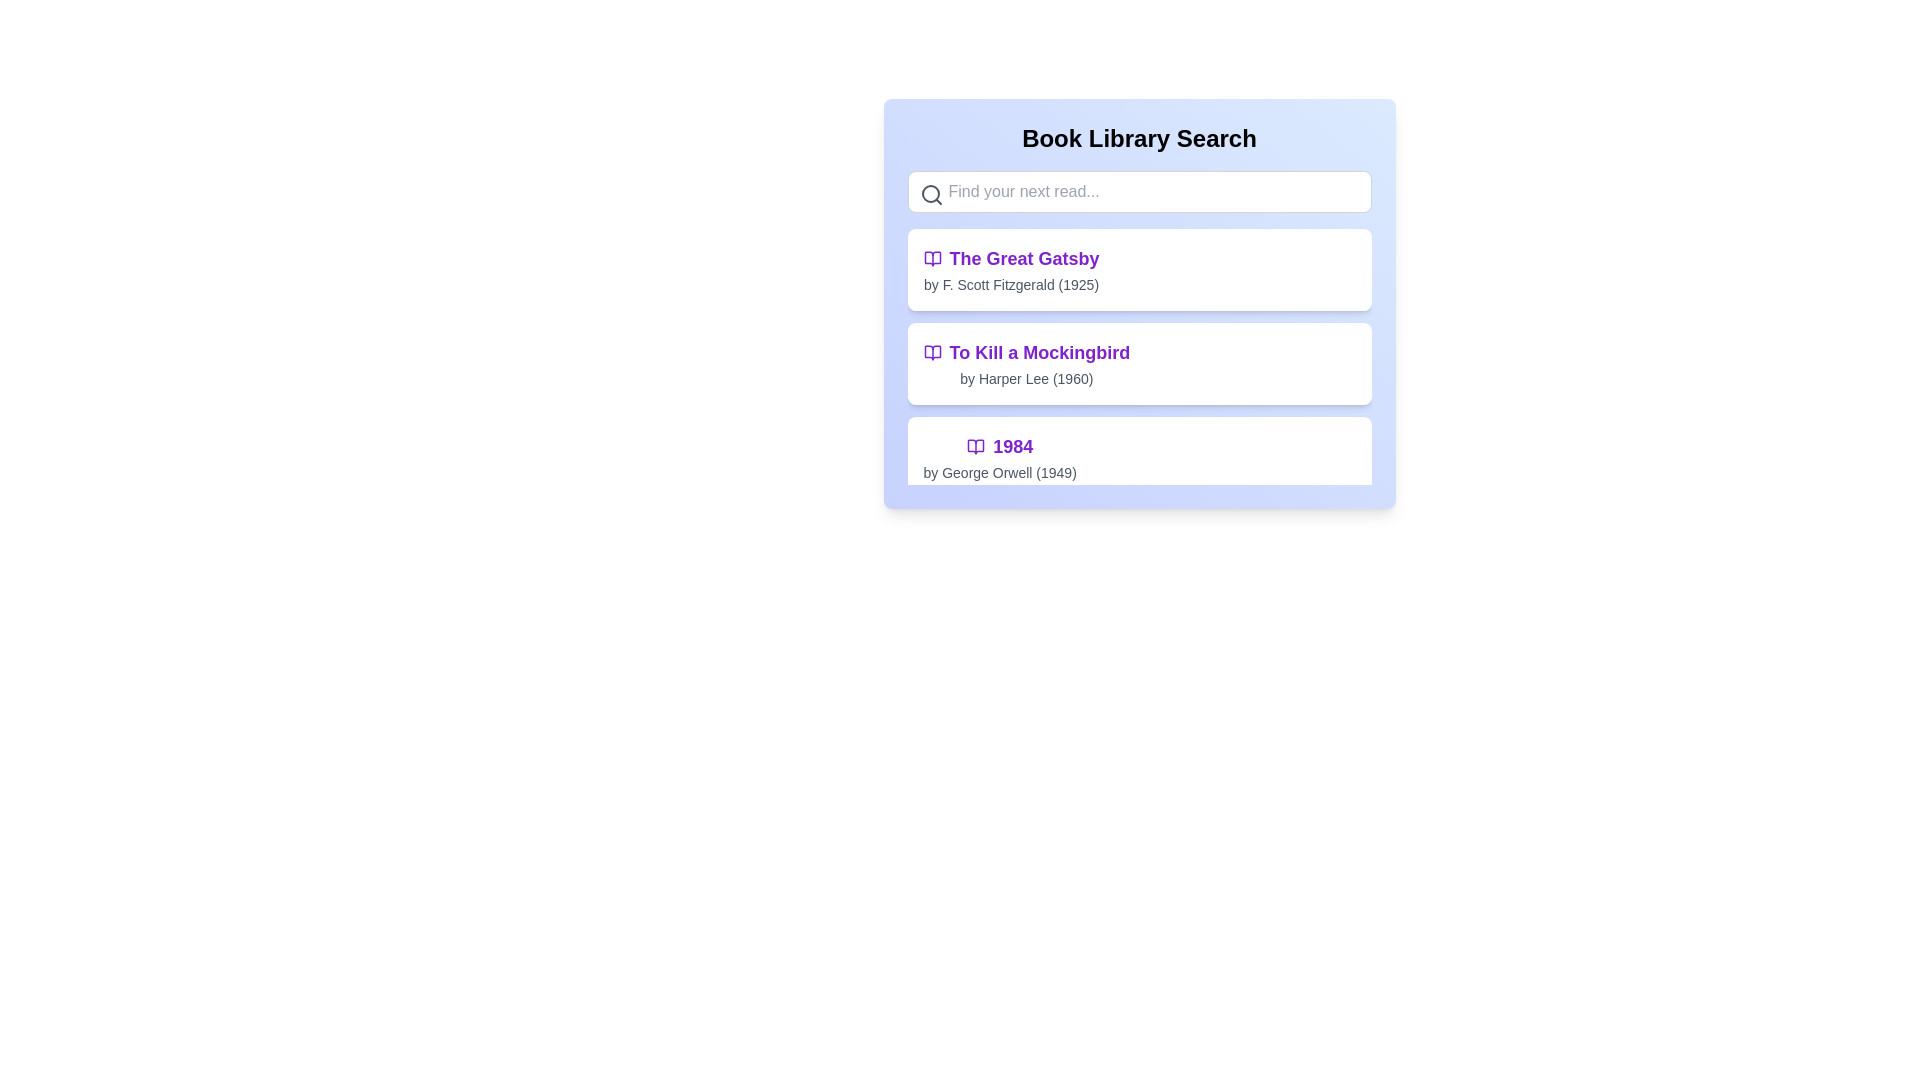  What do you see at coordinates (1026, 363) in the screenshot?
I see `the static text component displaying 'To Kill a Mockingbird' in bold, purple font` at bounding box center [1026, 363].